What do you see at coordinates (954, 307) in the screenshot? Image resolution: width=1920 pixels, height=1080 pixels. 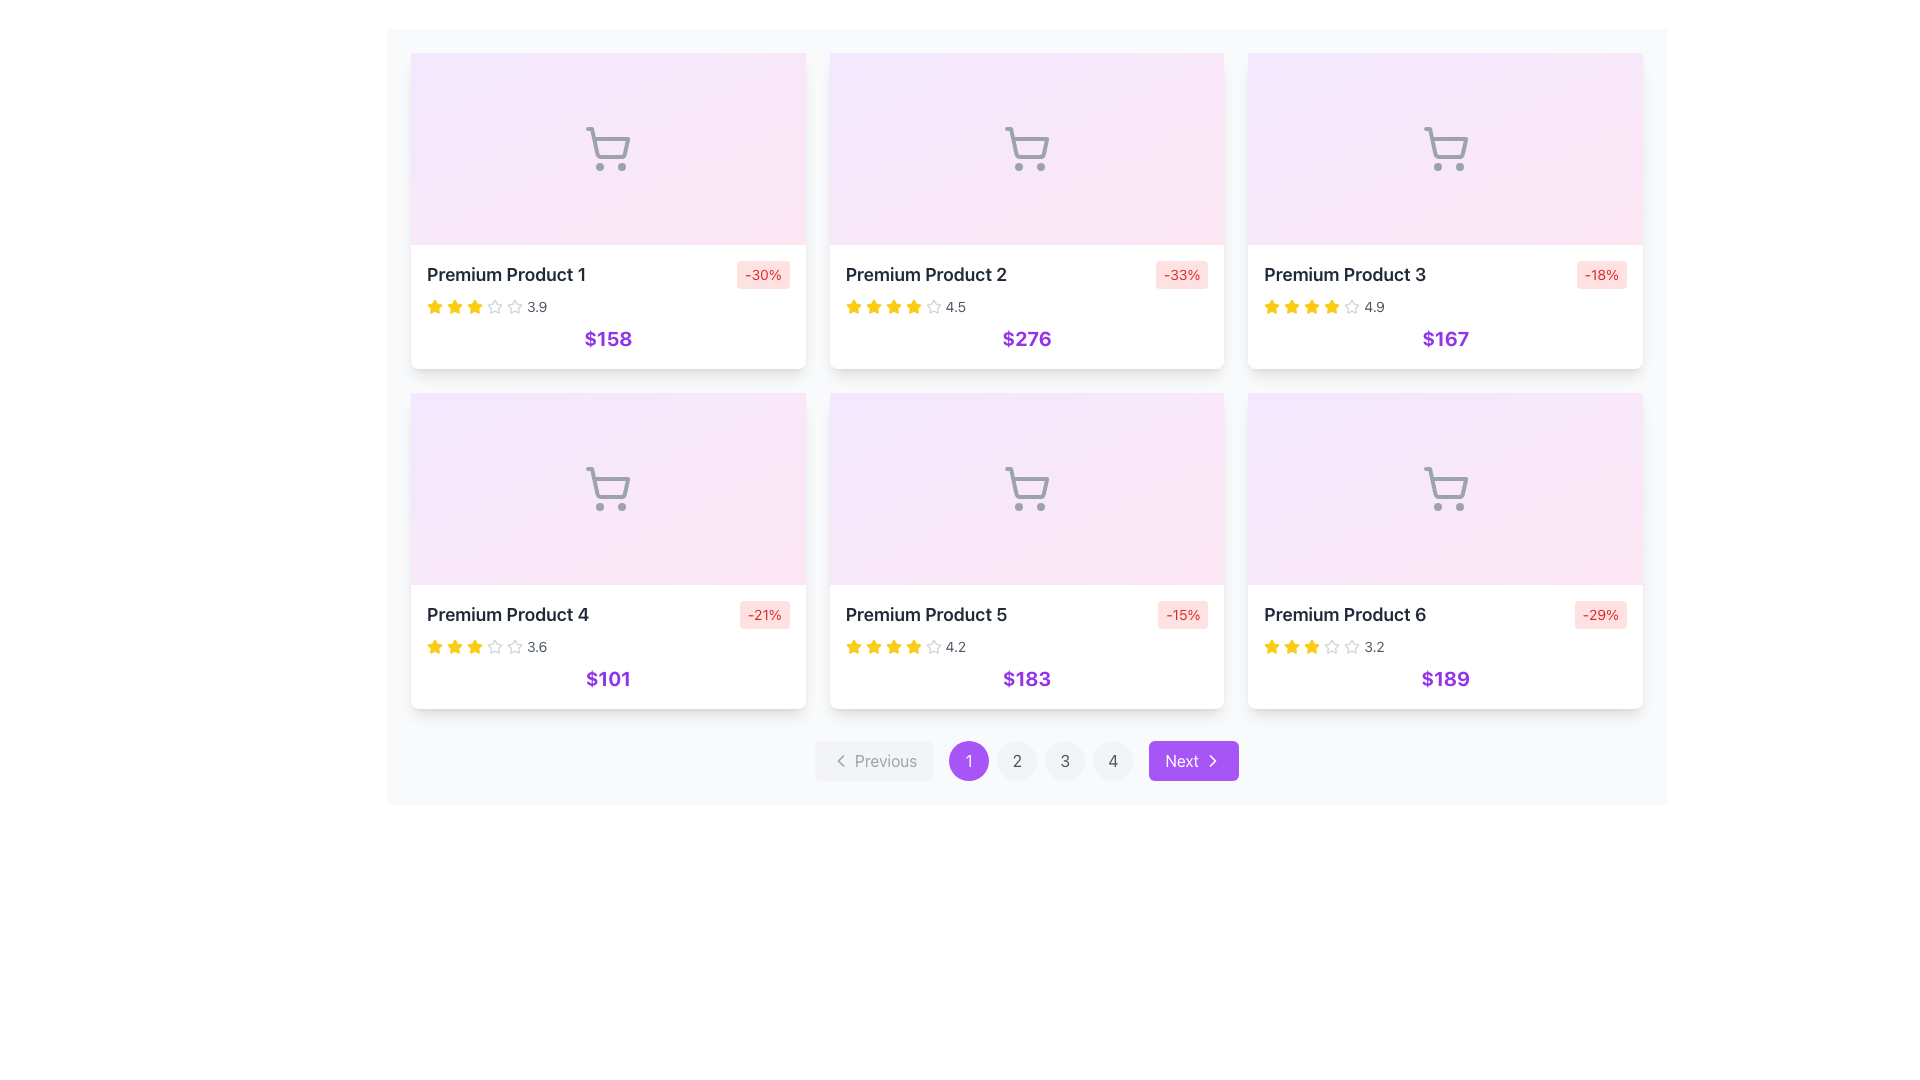 I see `the static text display showing the numerical rating for 'Premium Product 2', located to the right of the yellow star icons` at bounding box center [954, 307].